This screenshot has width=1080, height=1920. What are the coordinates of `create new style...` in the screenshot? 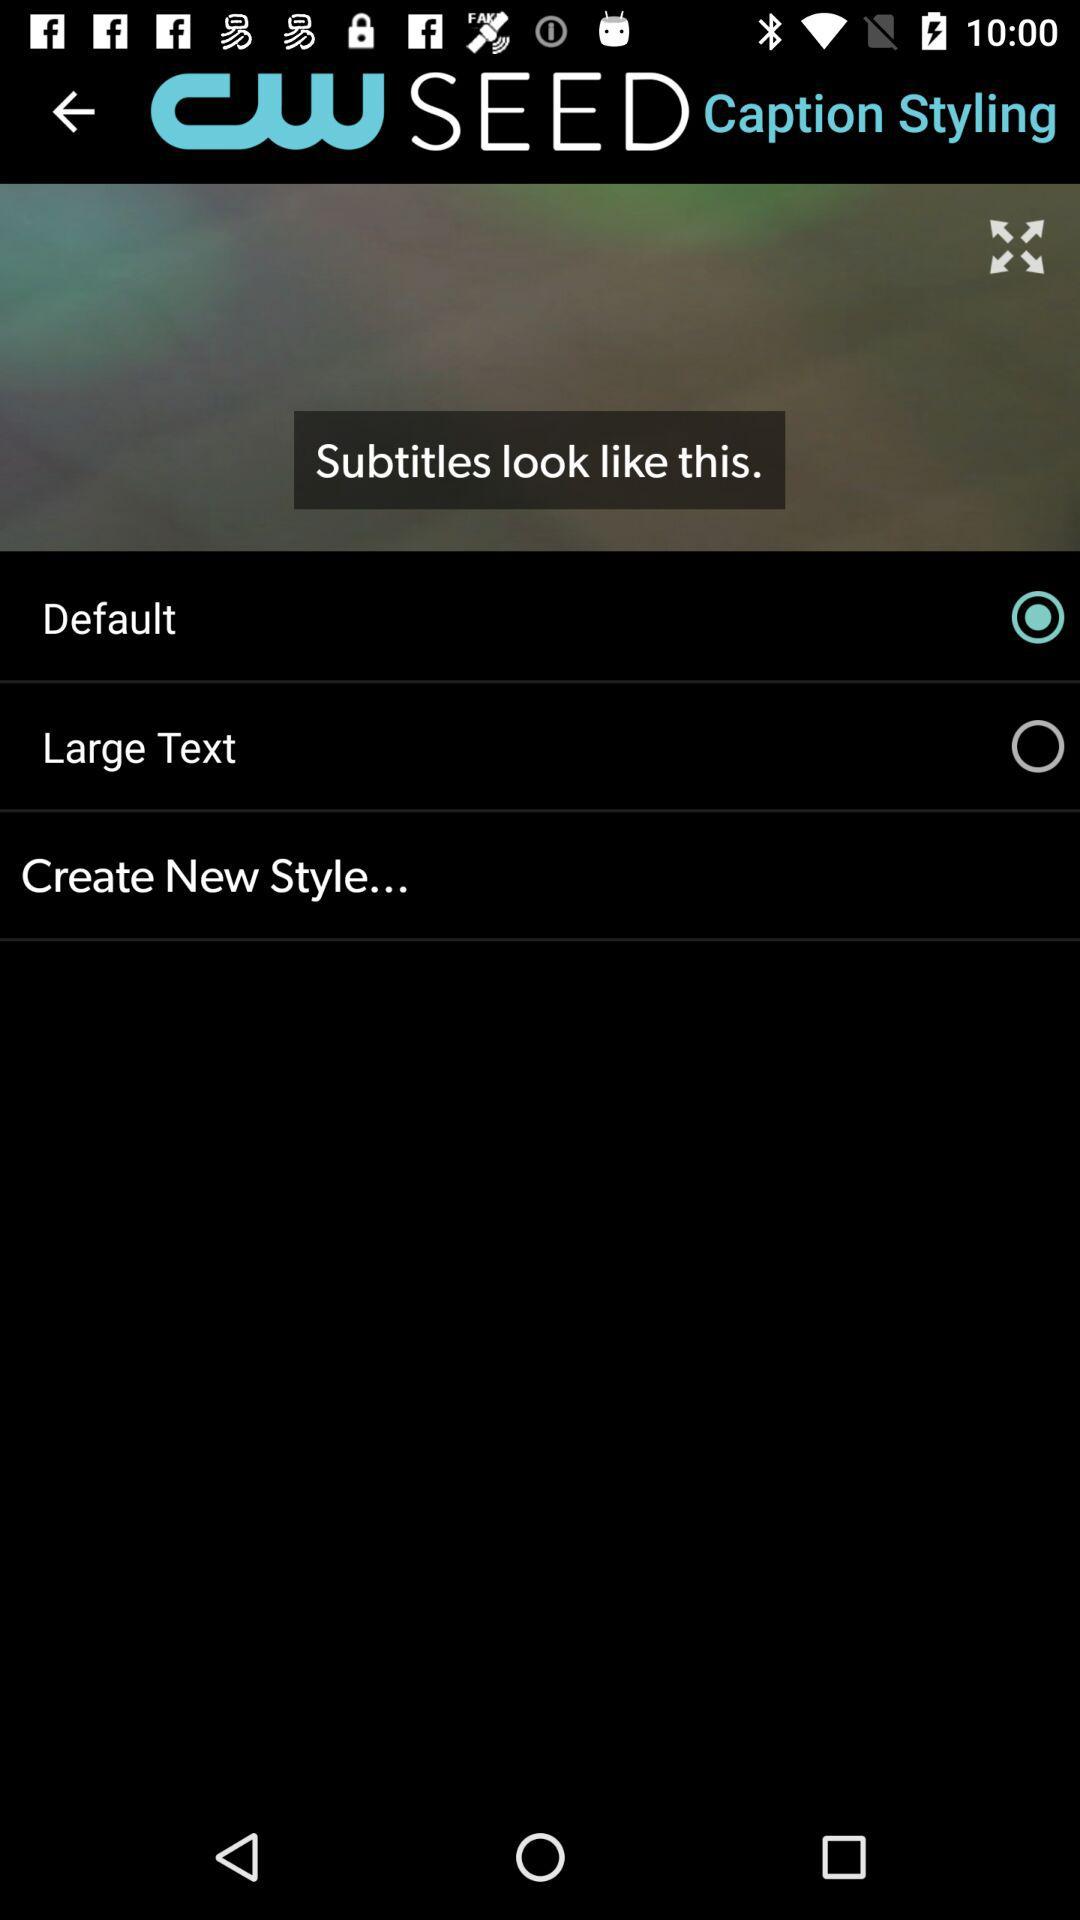 It's located at (540, 875).